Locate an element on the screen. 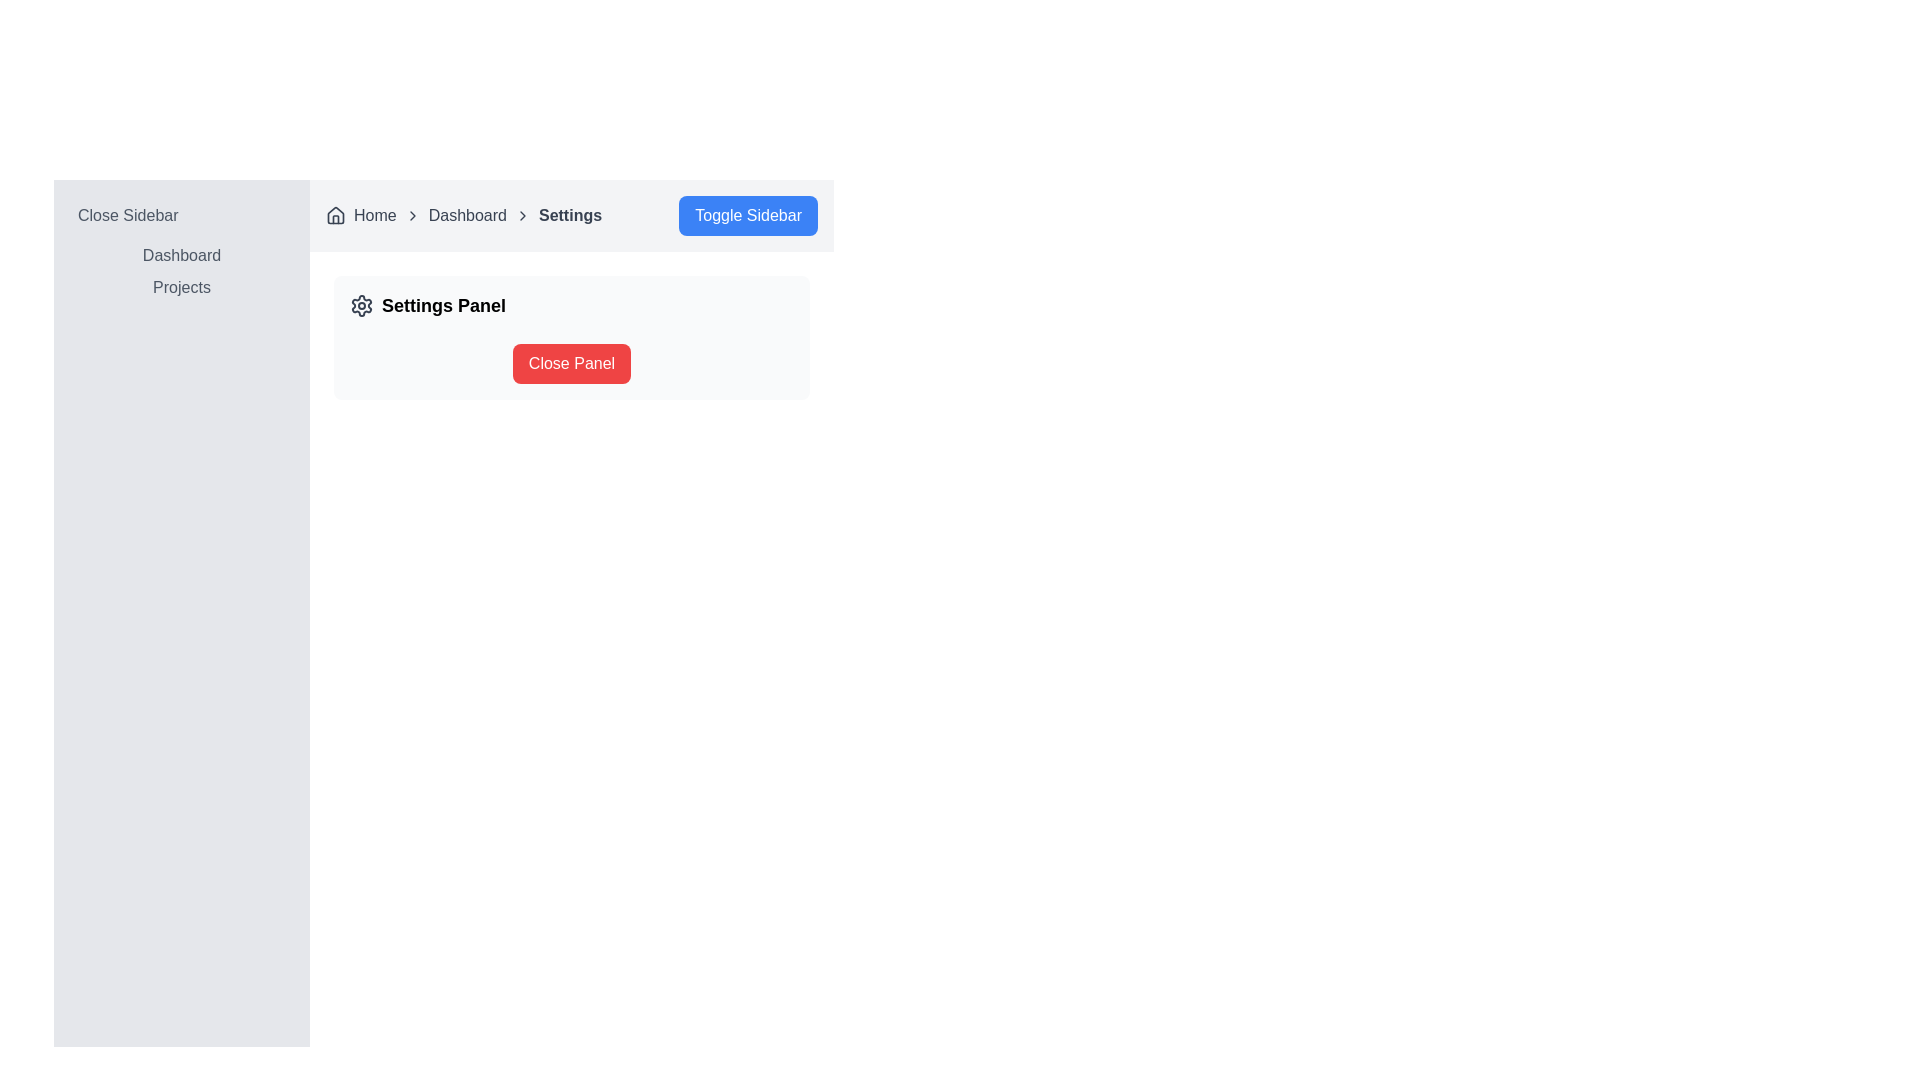  the 'Close Sidebar' button in the vertical sidebar is located at coordinates (182, 216).